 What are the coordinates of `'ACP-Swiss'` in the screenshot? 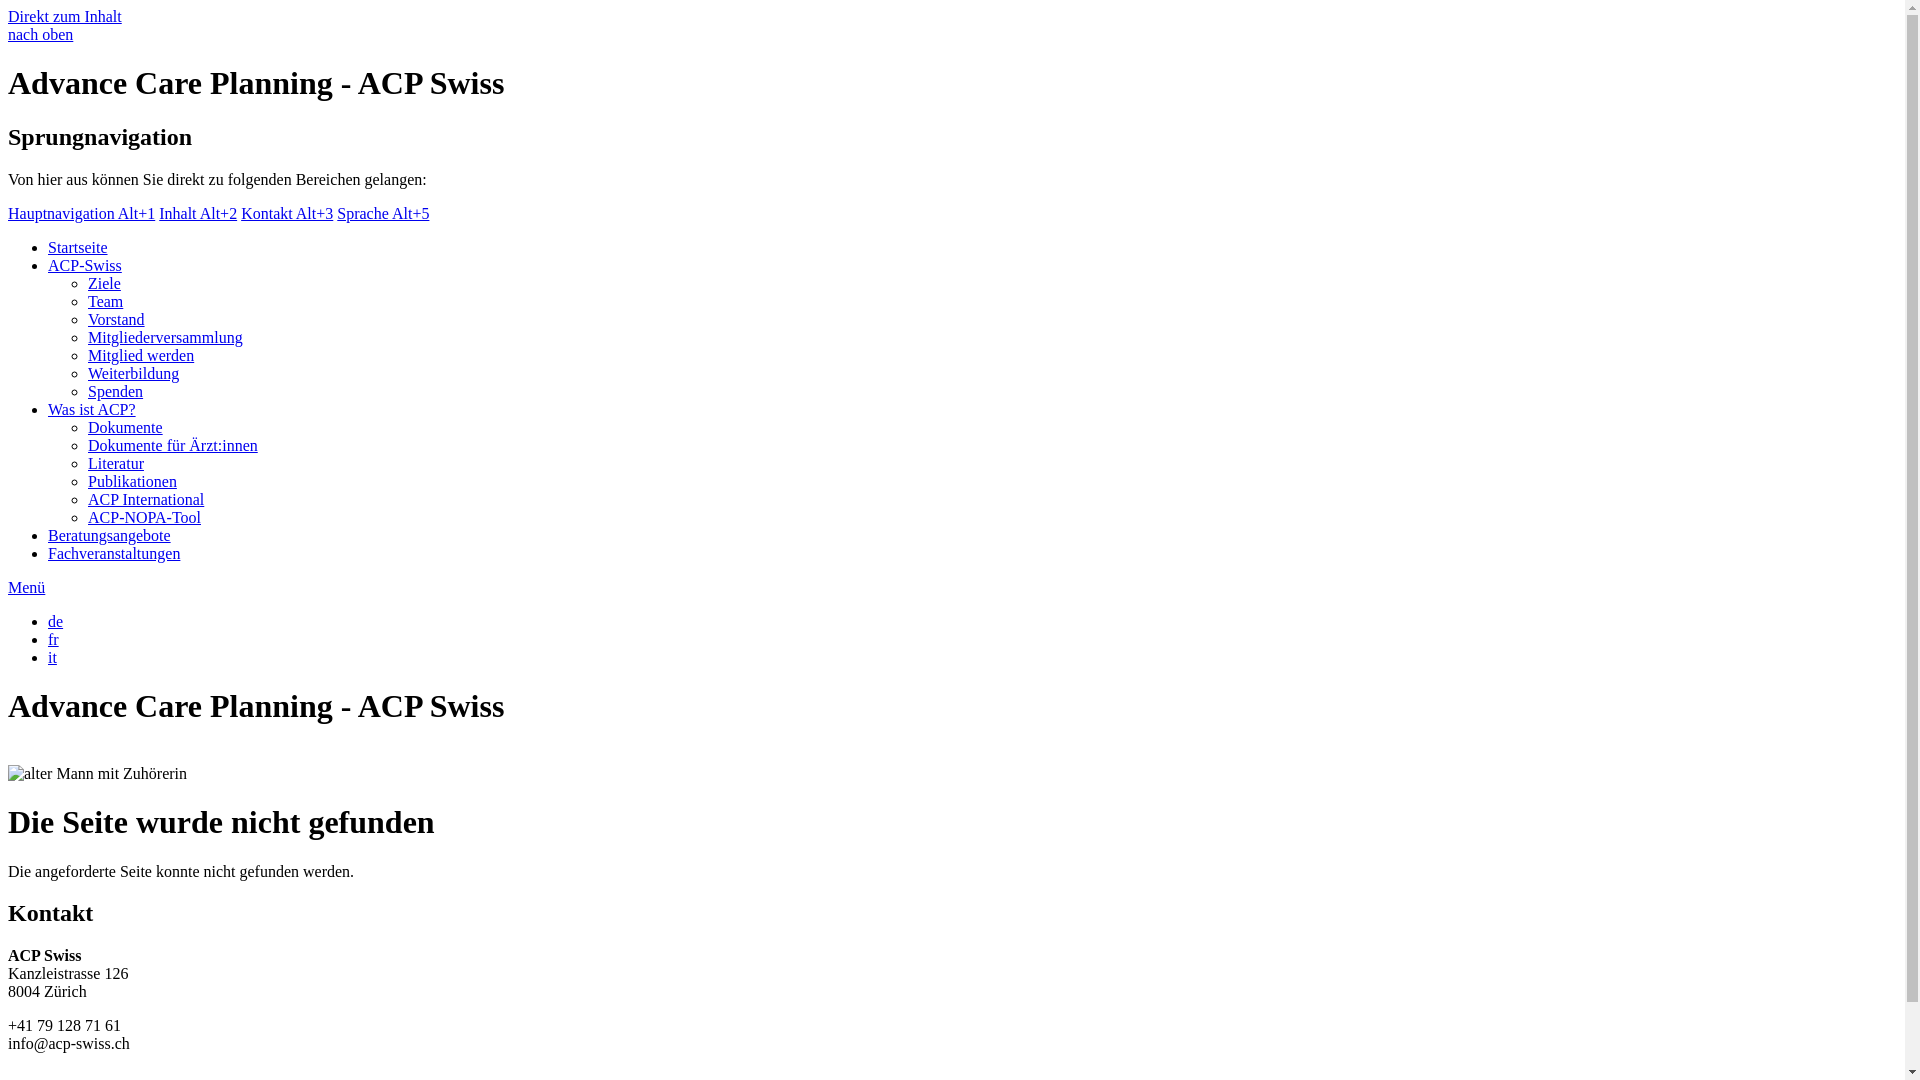 It's located at (48, 264).